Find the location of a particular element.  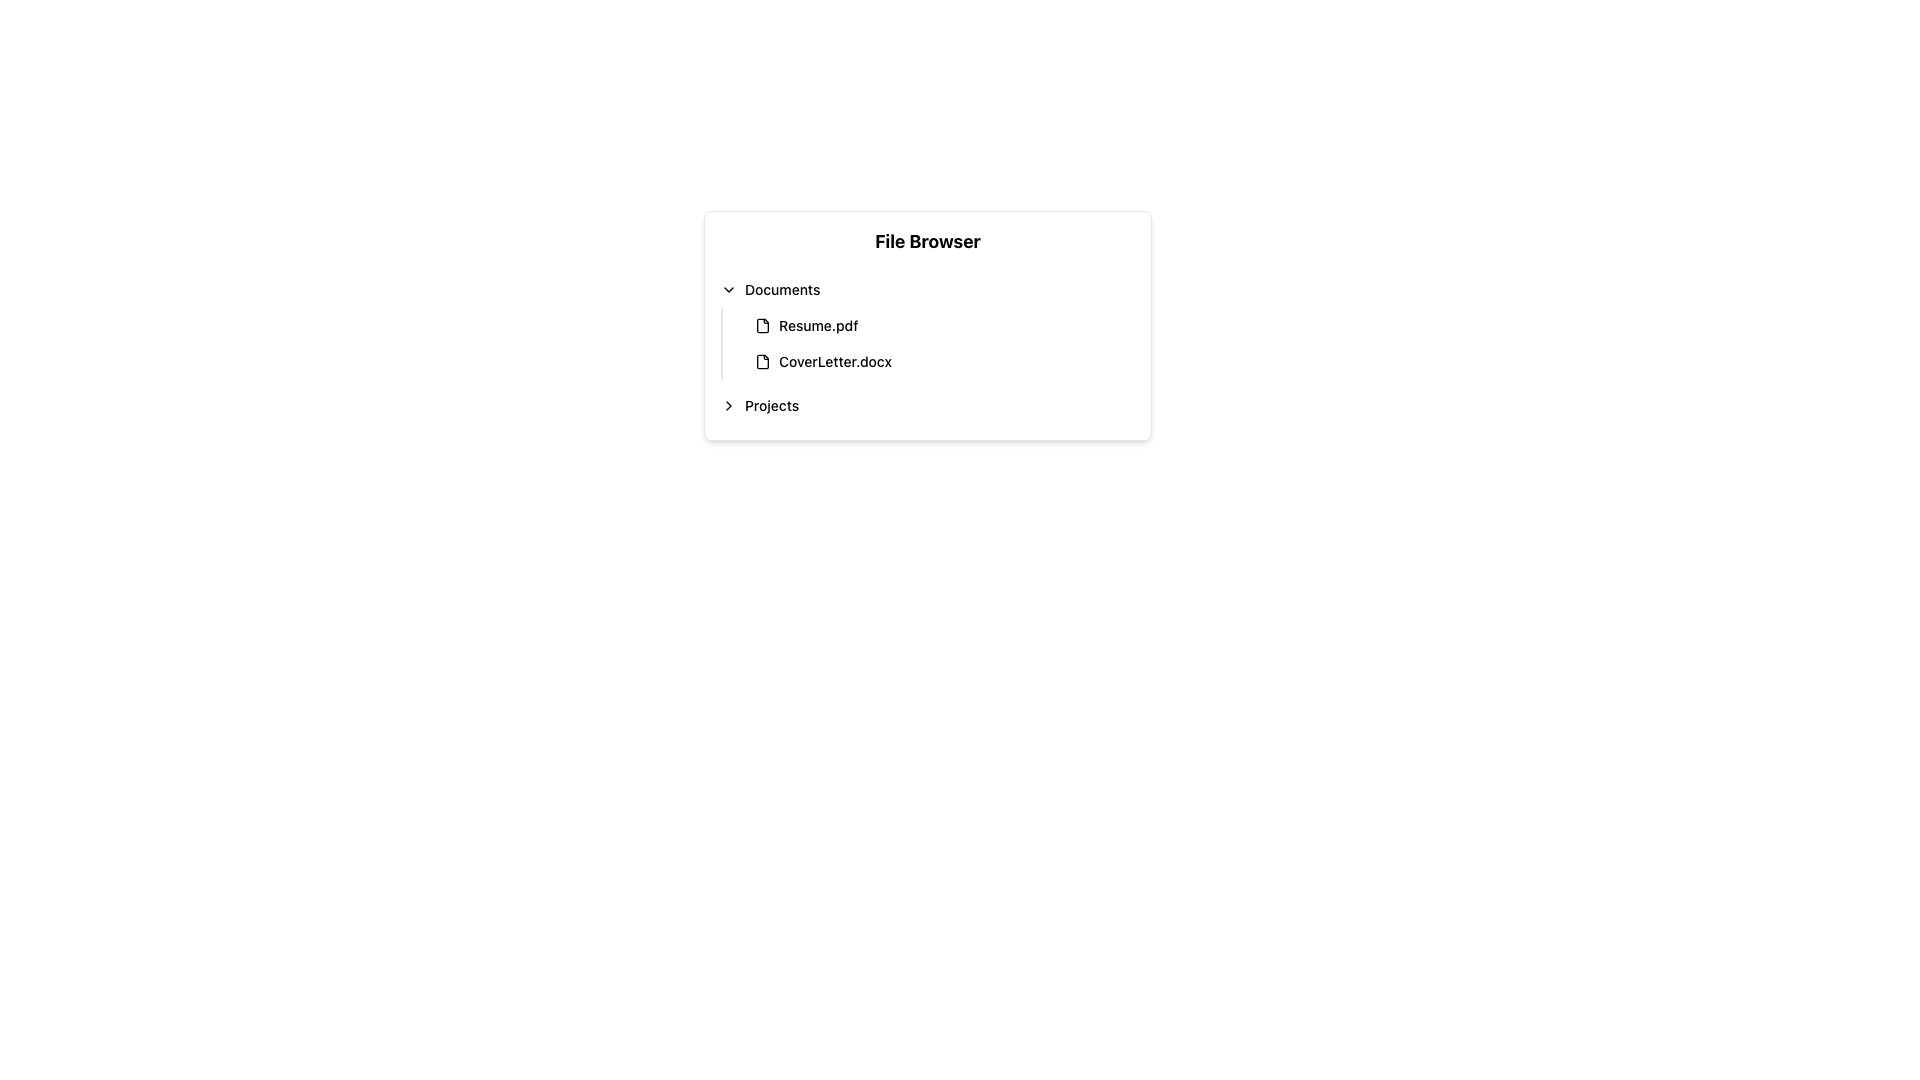

the 'Documents' text label is located at coordinates (781, 289).